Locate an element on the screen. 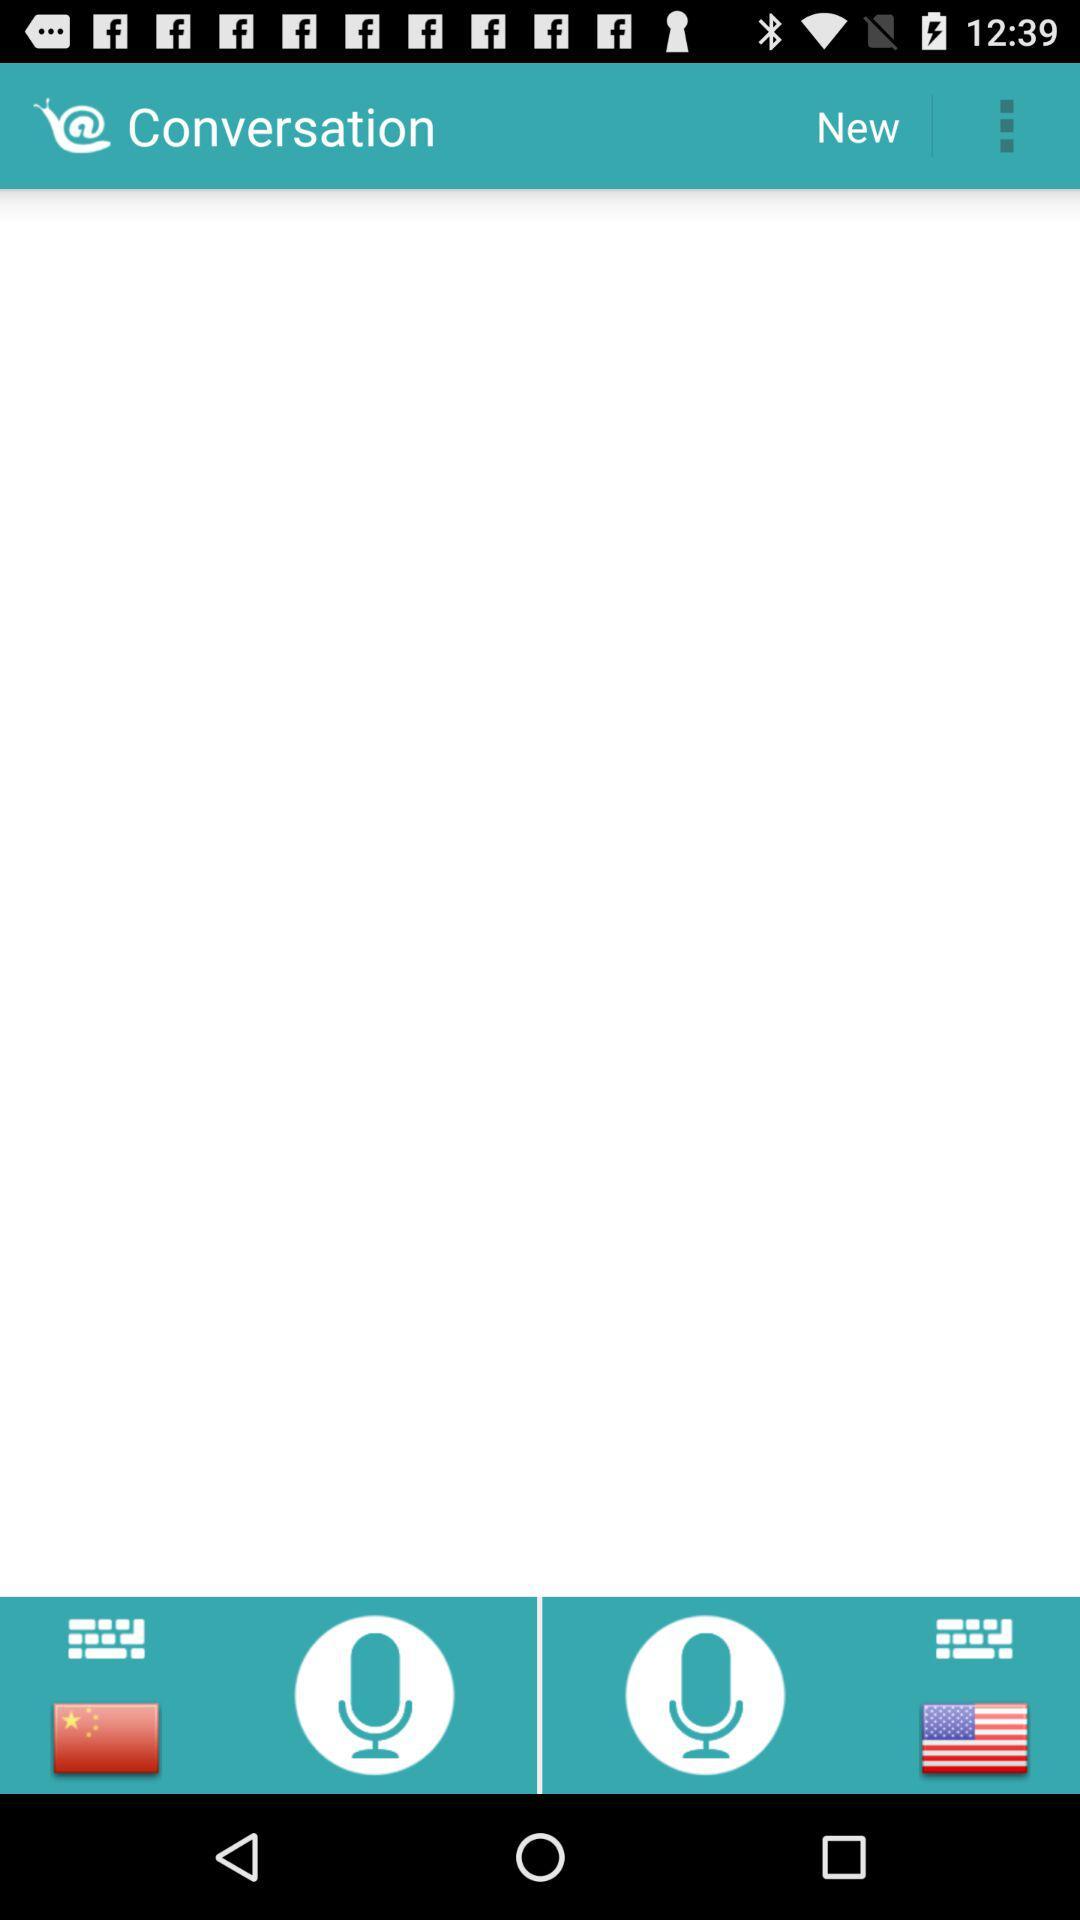 The image size is (1080, 1920). the national_flag icon is located at coordinates (973, 1859).